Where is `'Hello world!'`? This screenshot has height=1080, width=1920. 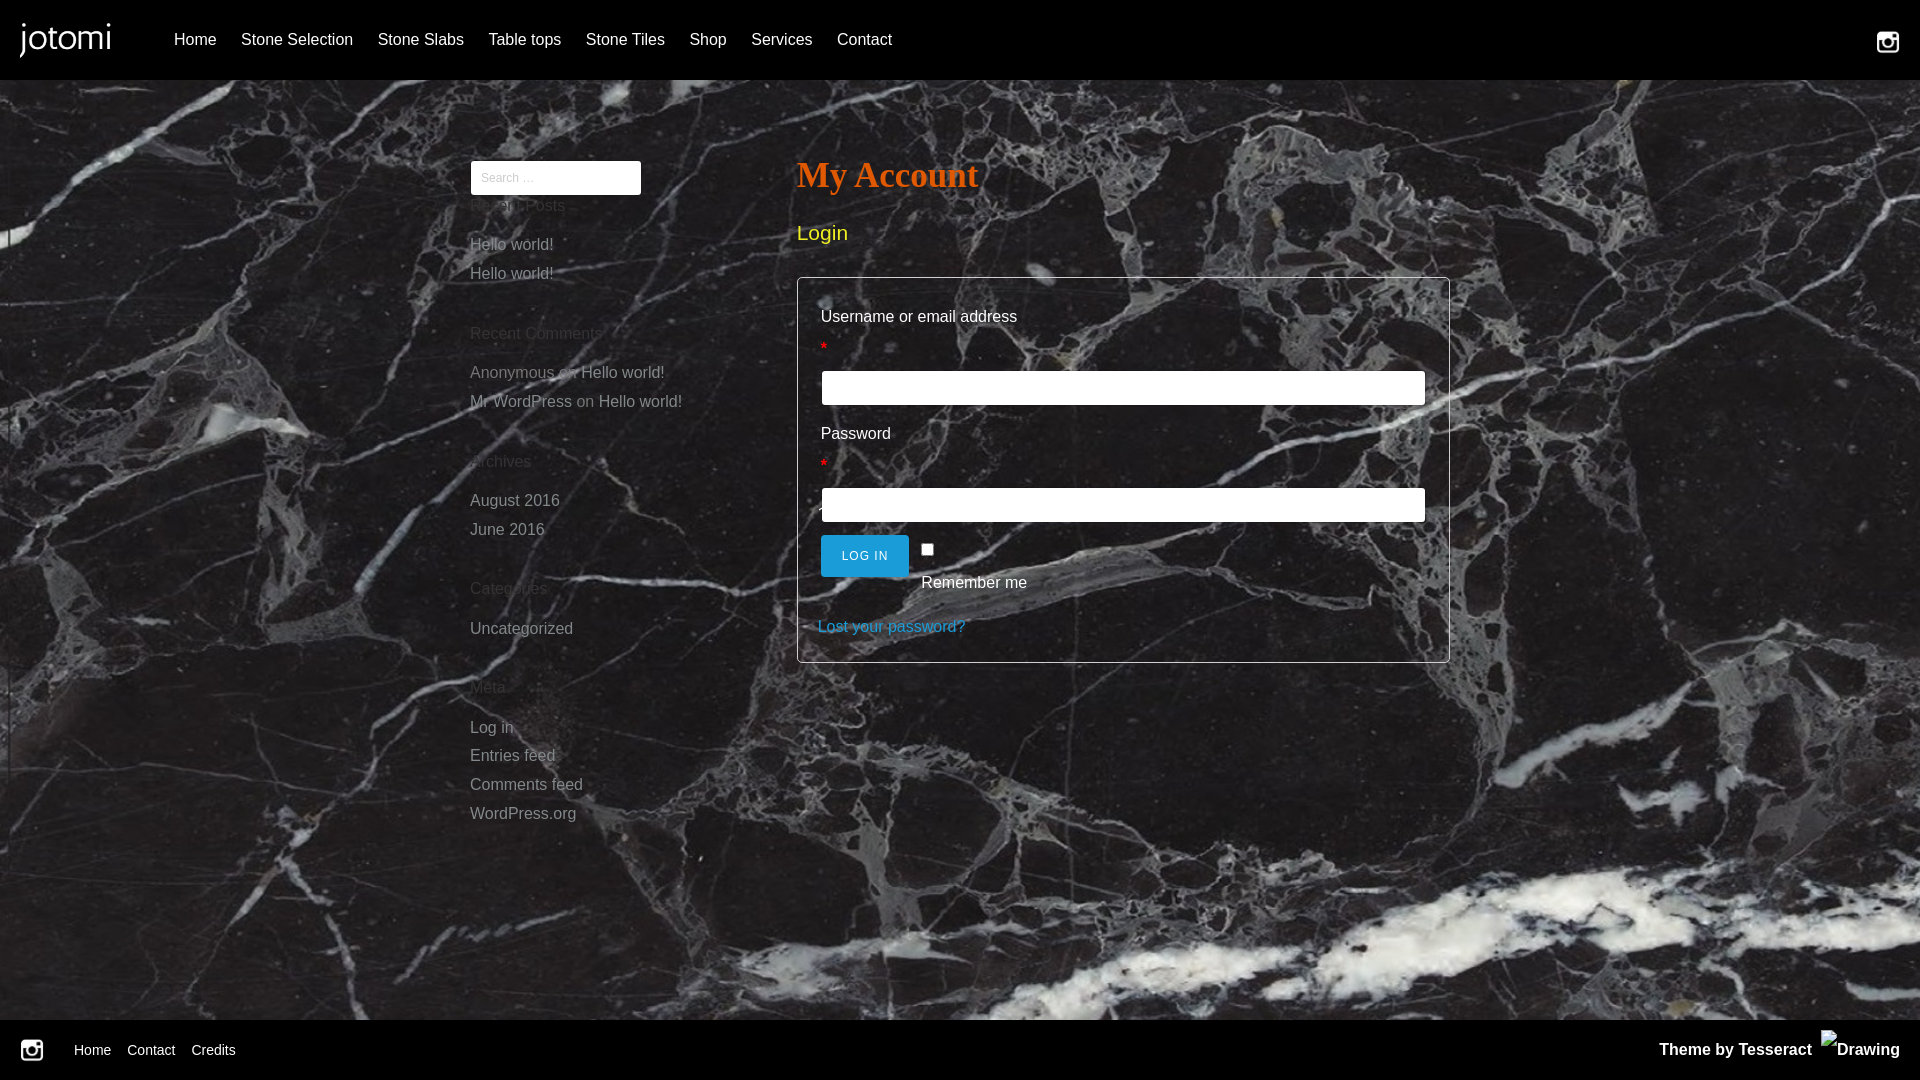
'Hello world!' is located at coordinates (512, 273).